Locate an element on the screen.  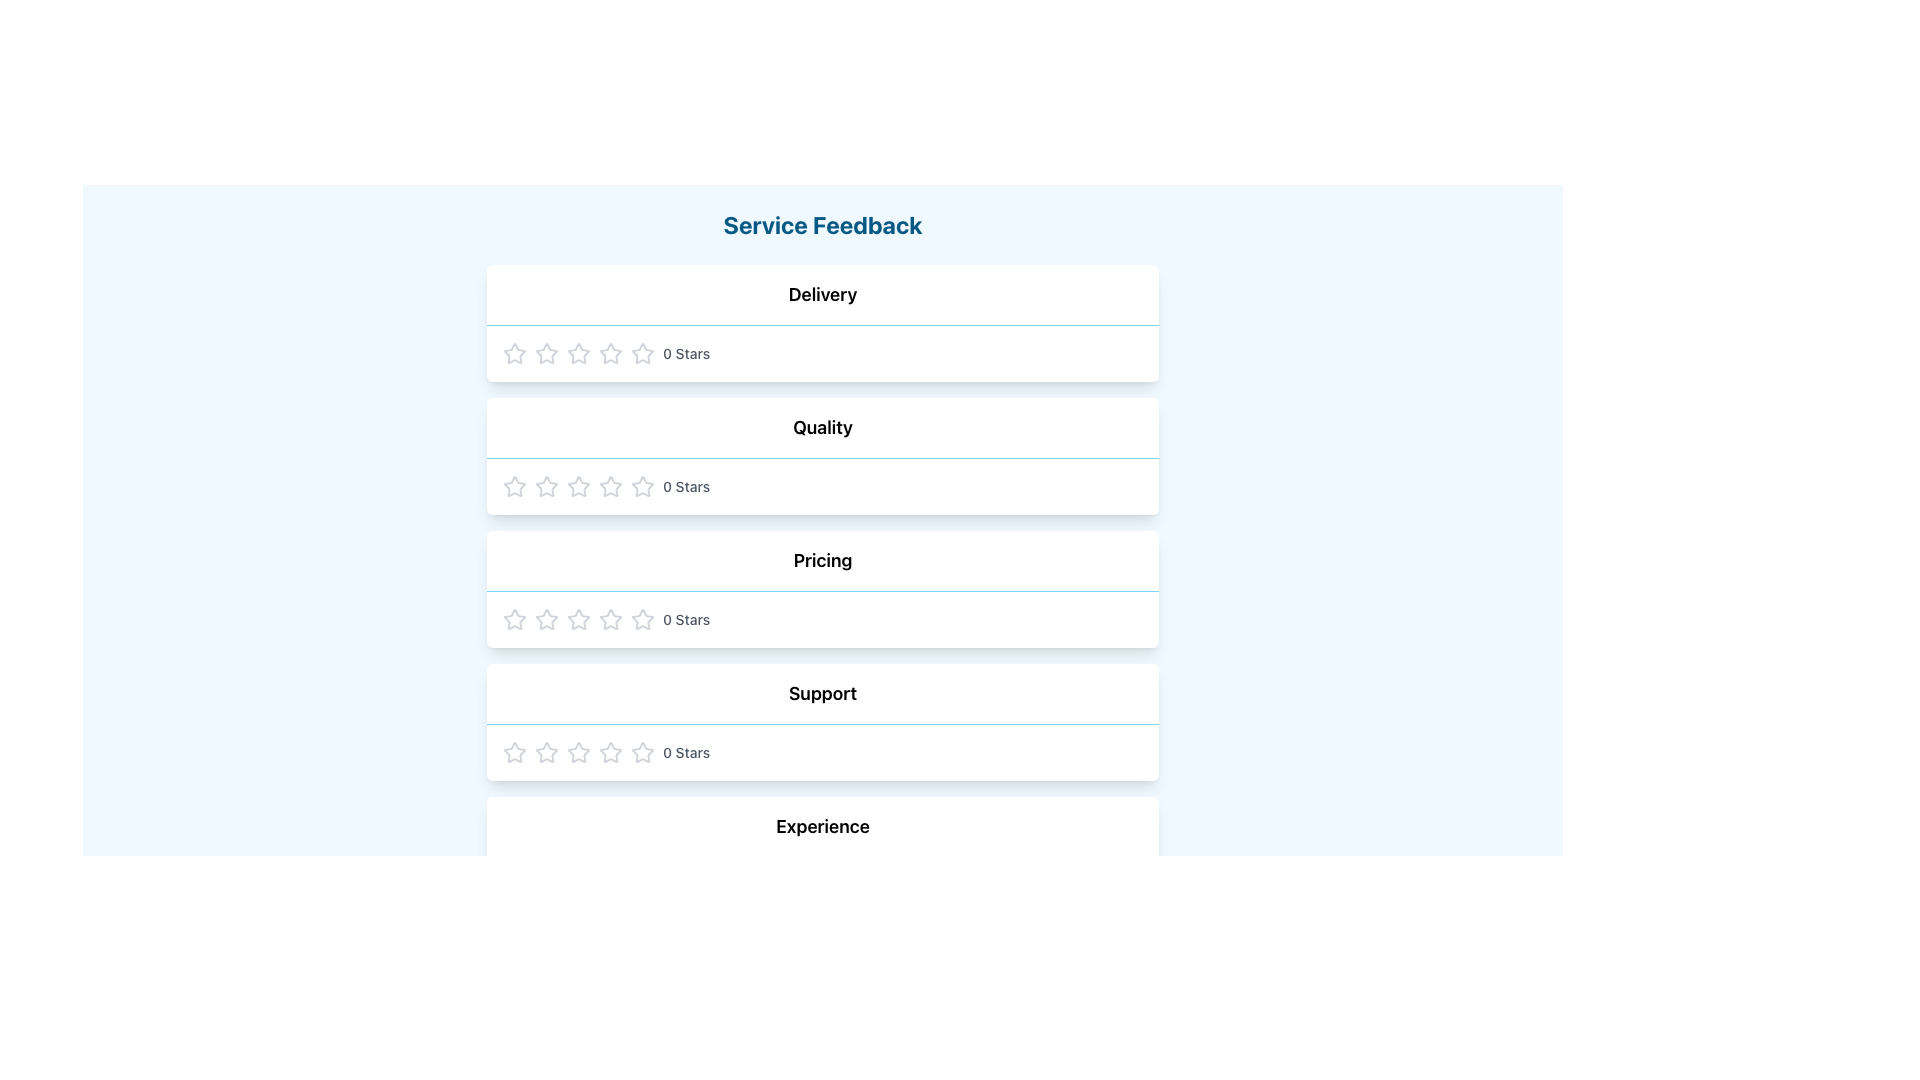
the static text label displaying '0 Stars' which is styled with a small font size and medium weight, located in the 'Delivery' section of the feedback form, positioned to the right of the star-shaped rating icons is located at coordinates (686, 353).